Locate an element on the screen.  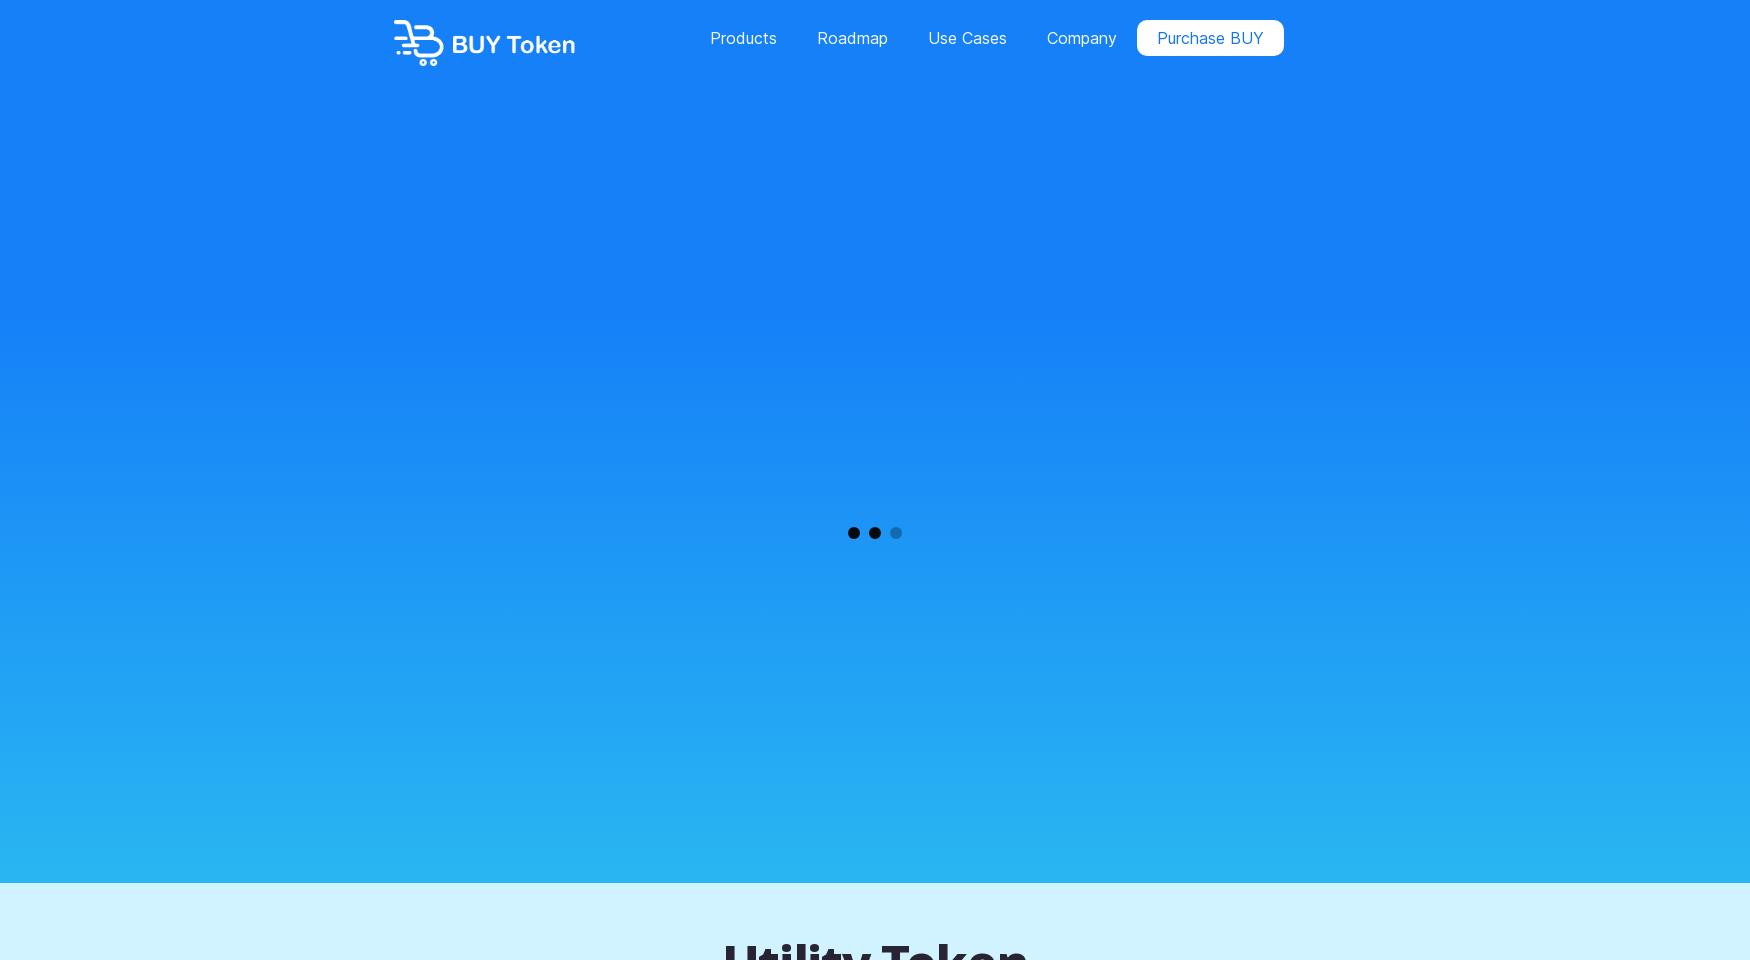
'Products' is located at coordinates (742, 37).